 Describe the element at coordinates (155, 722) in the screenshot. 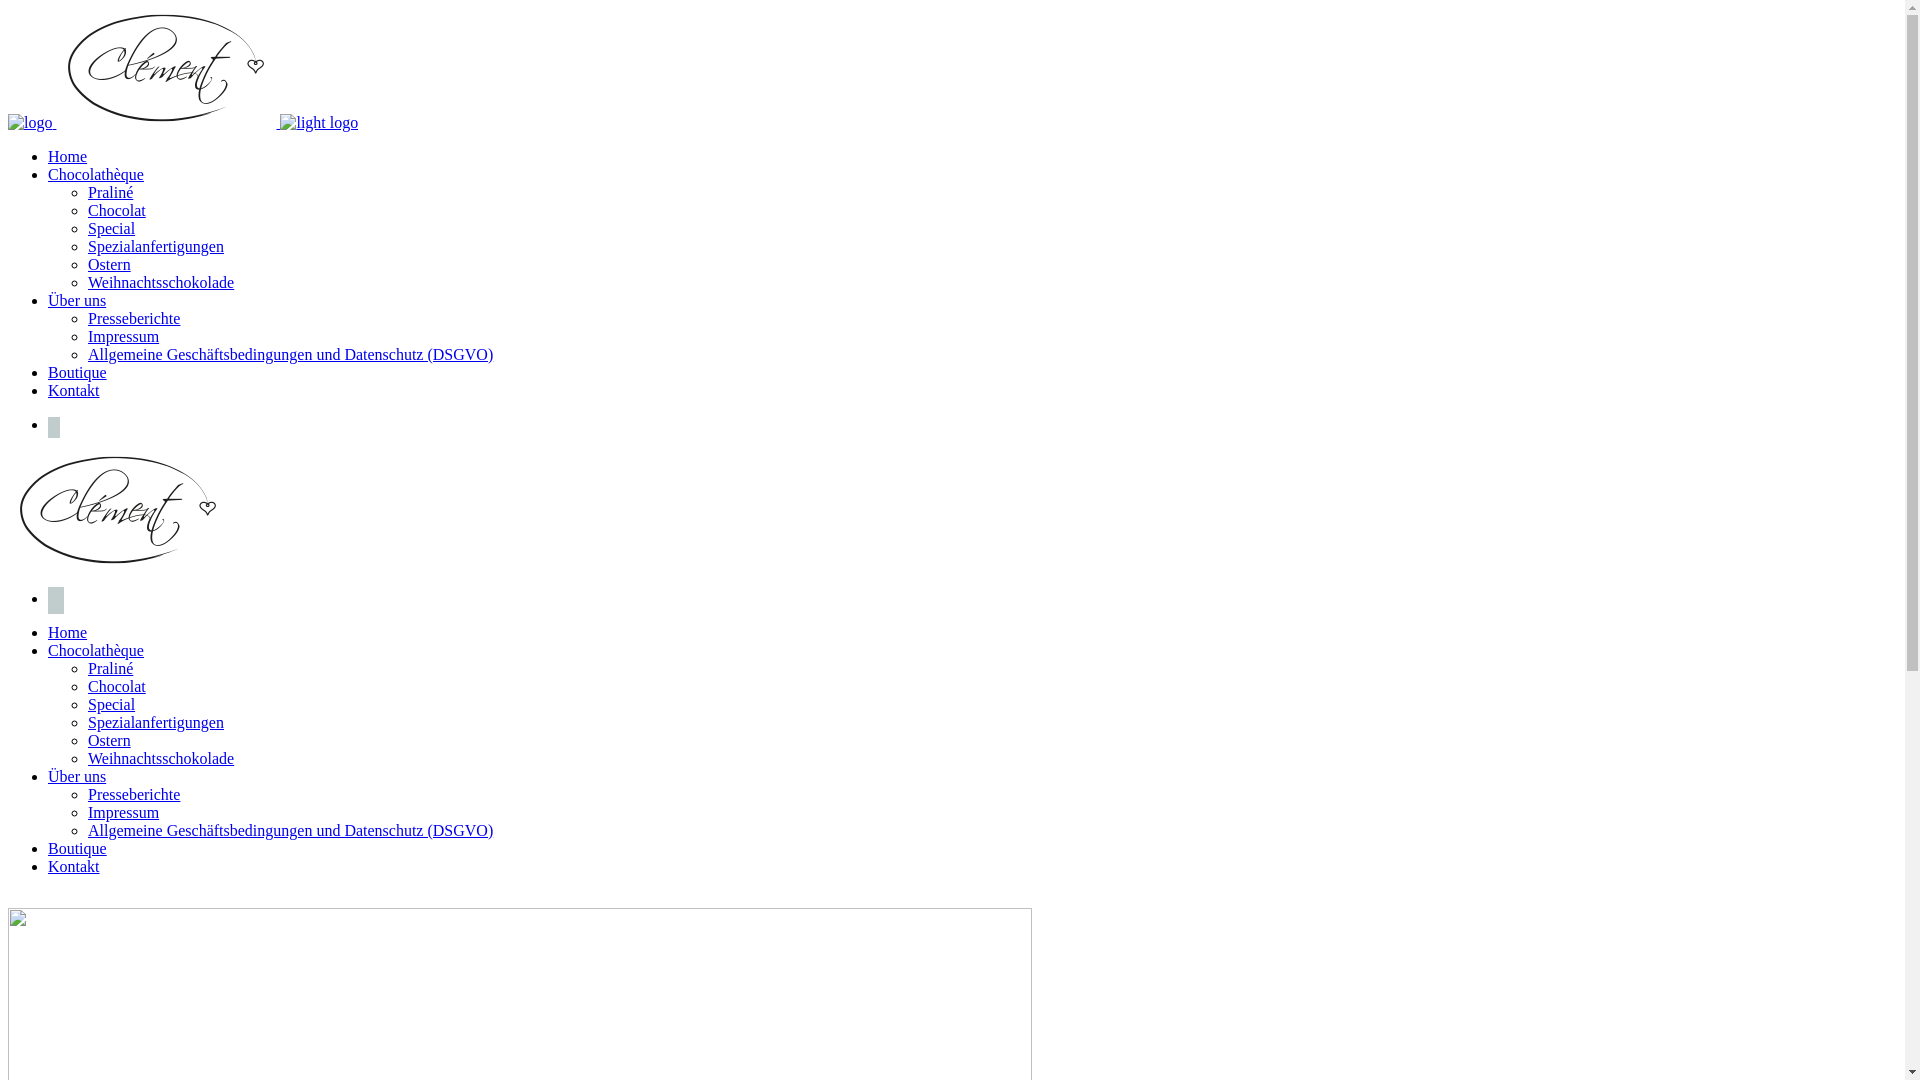

I see `'Spezialanfertigungen'` at that location.